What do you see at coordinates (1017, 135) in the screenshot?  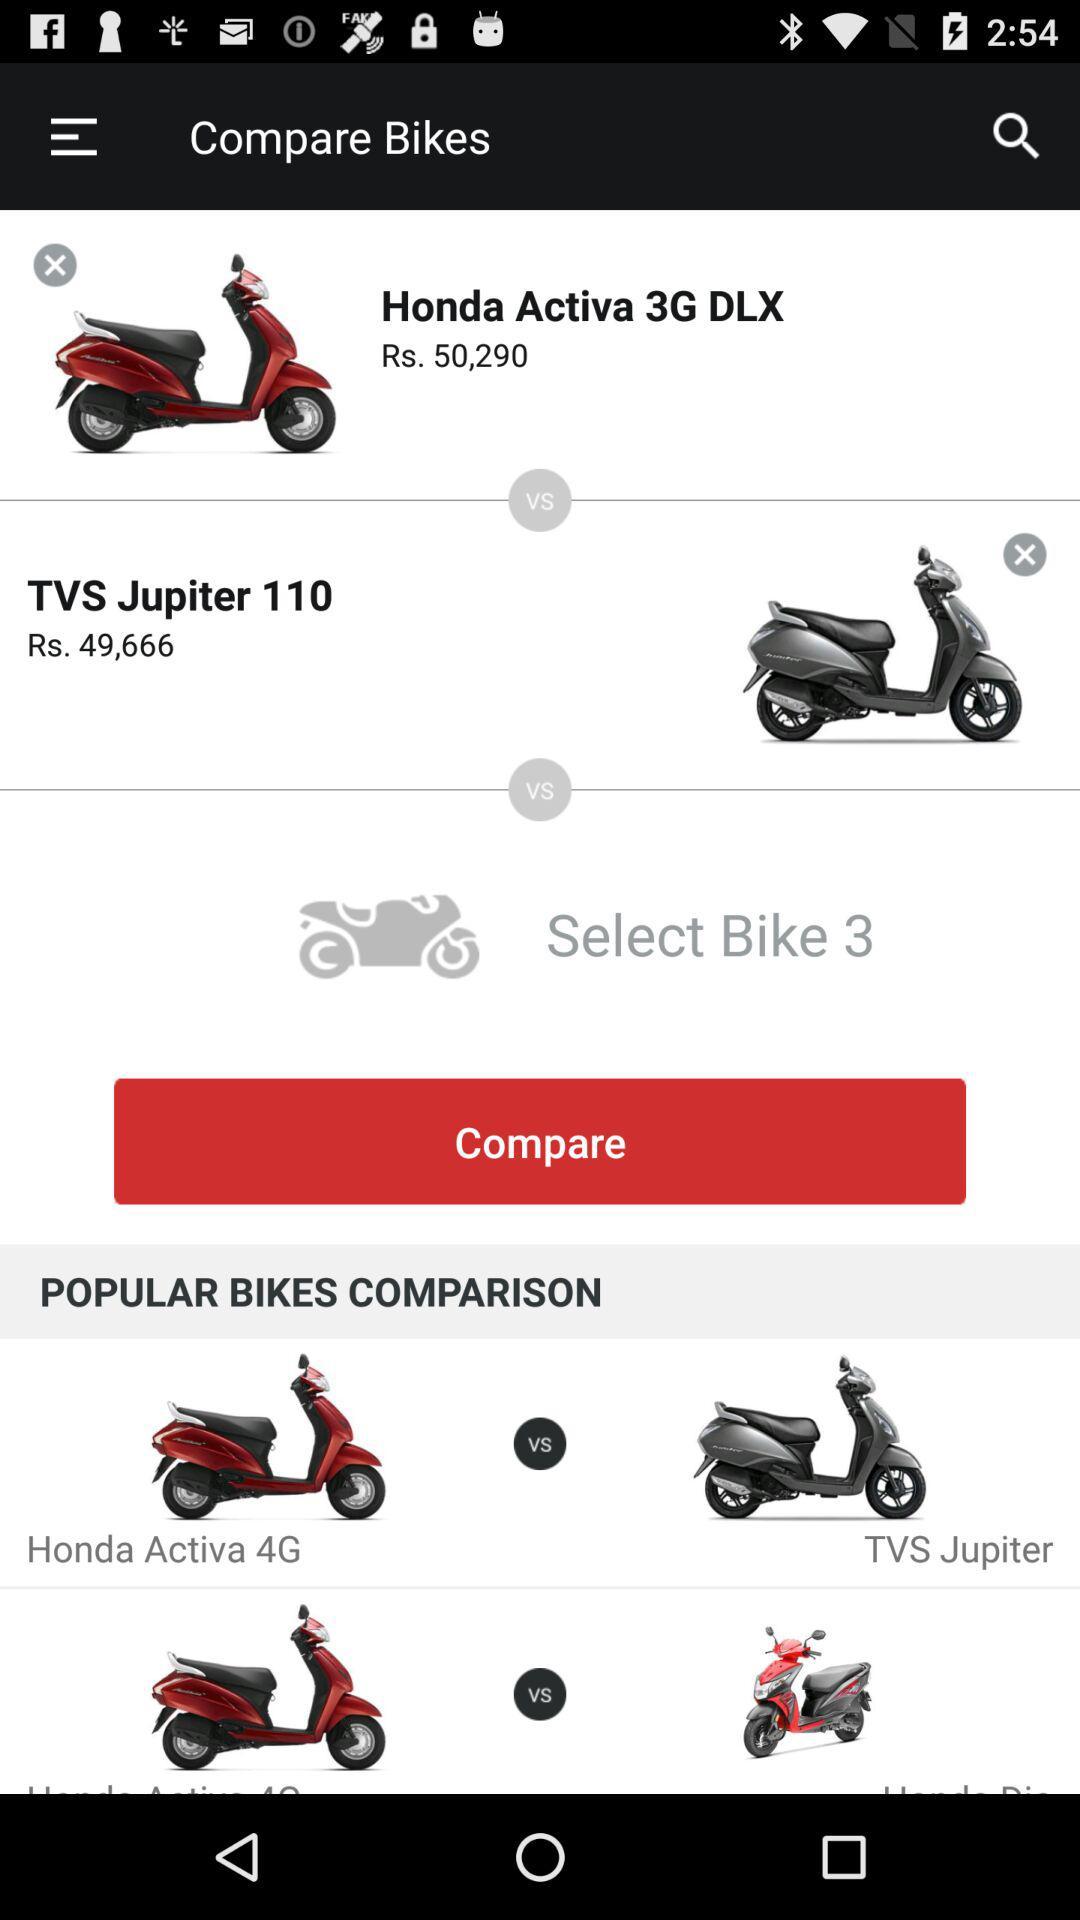 I see `the icon above rs. 50,290 icon` at bounding box center [1017, 135].